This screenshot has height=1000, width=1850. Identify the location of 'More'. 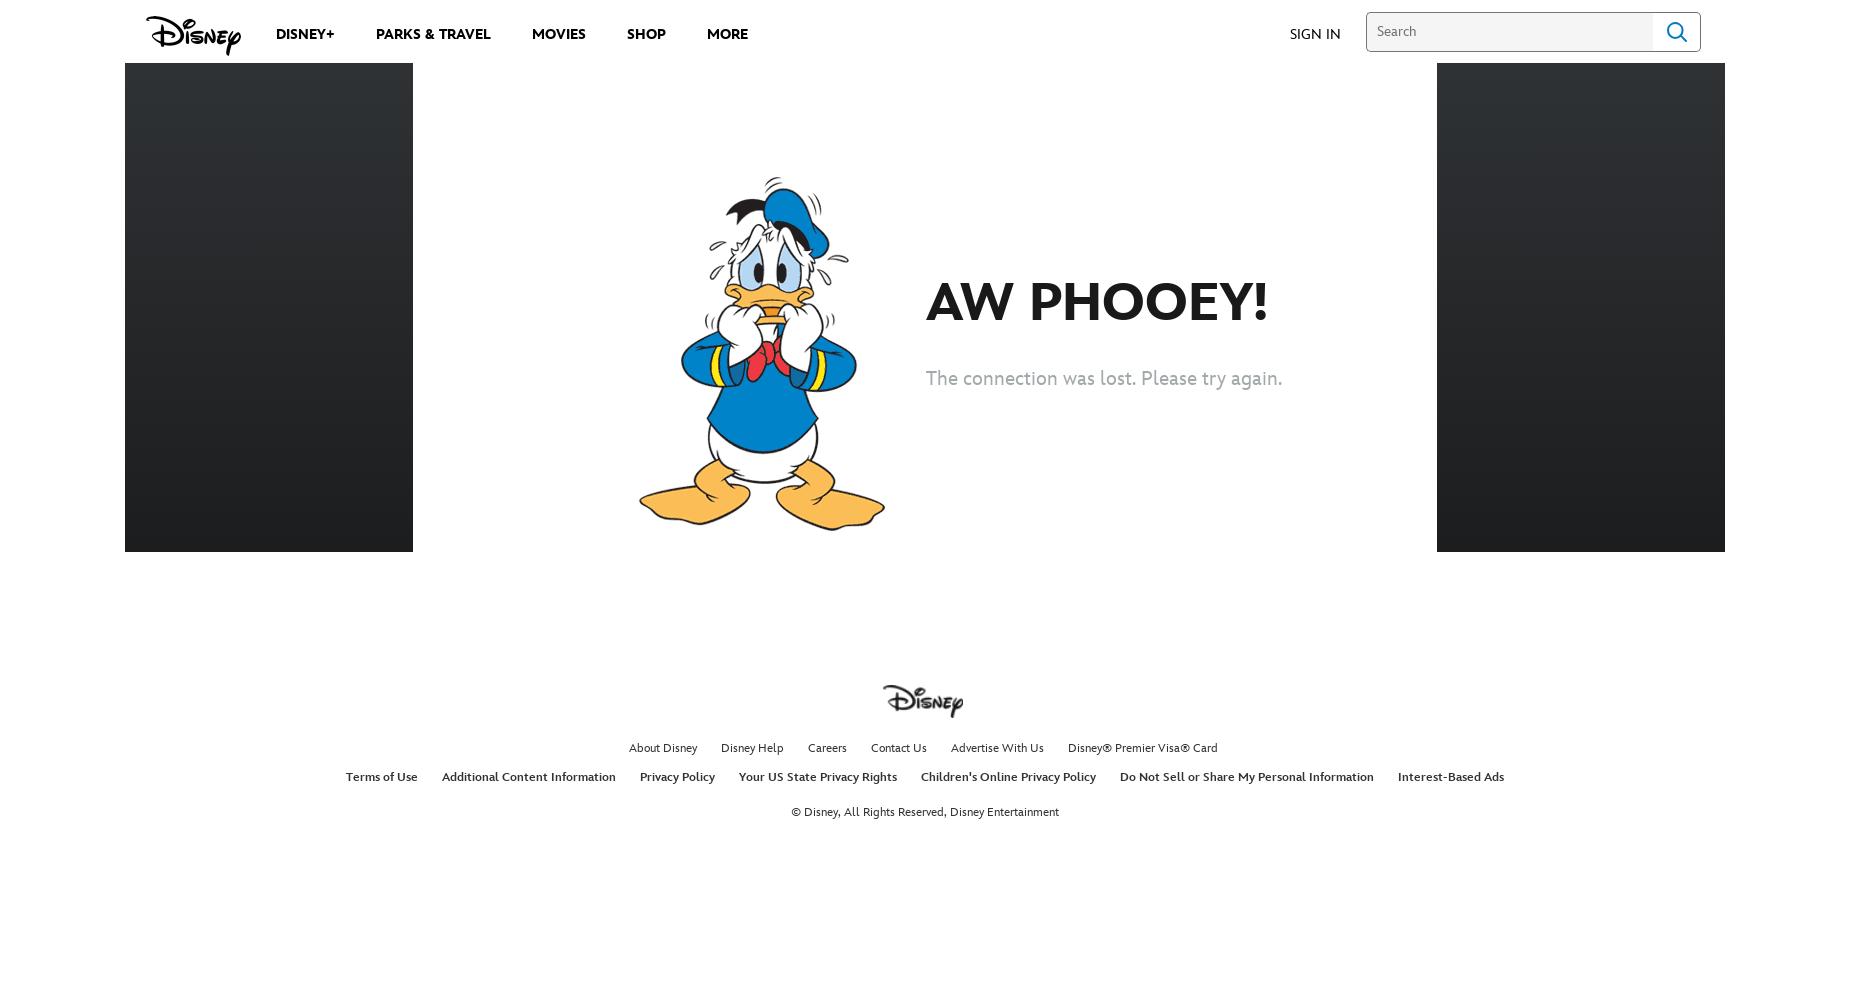
(727, 34).